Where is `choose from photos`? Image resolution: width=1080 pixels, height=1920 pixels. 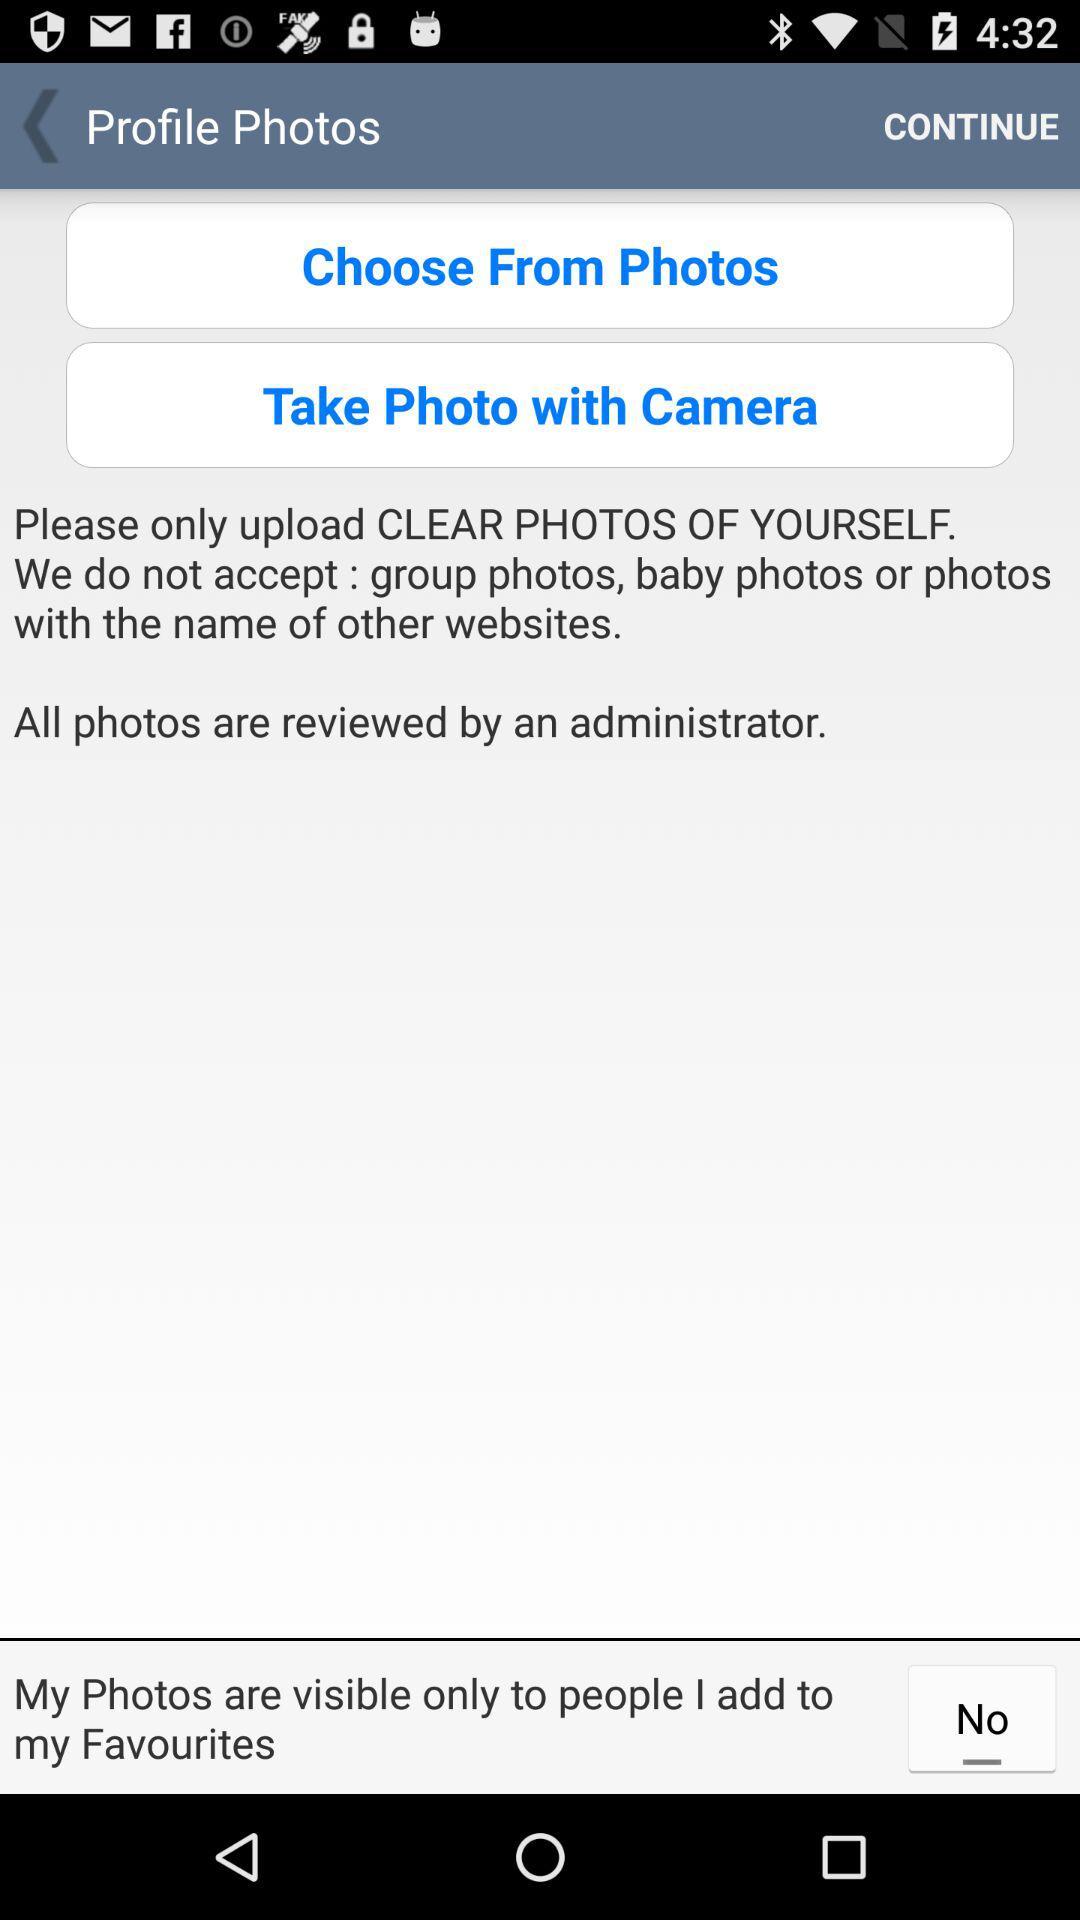
choose from photos is located at coordinates (540, 264).